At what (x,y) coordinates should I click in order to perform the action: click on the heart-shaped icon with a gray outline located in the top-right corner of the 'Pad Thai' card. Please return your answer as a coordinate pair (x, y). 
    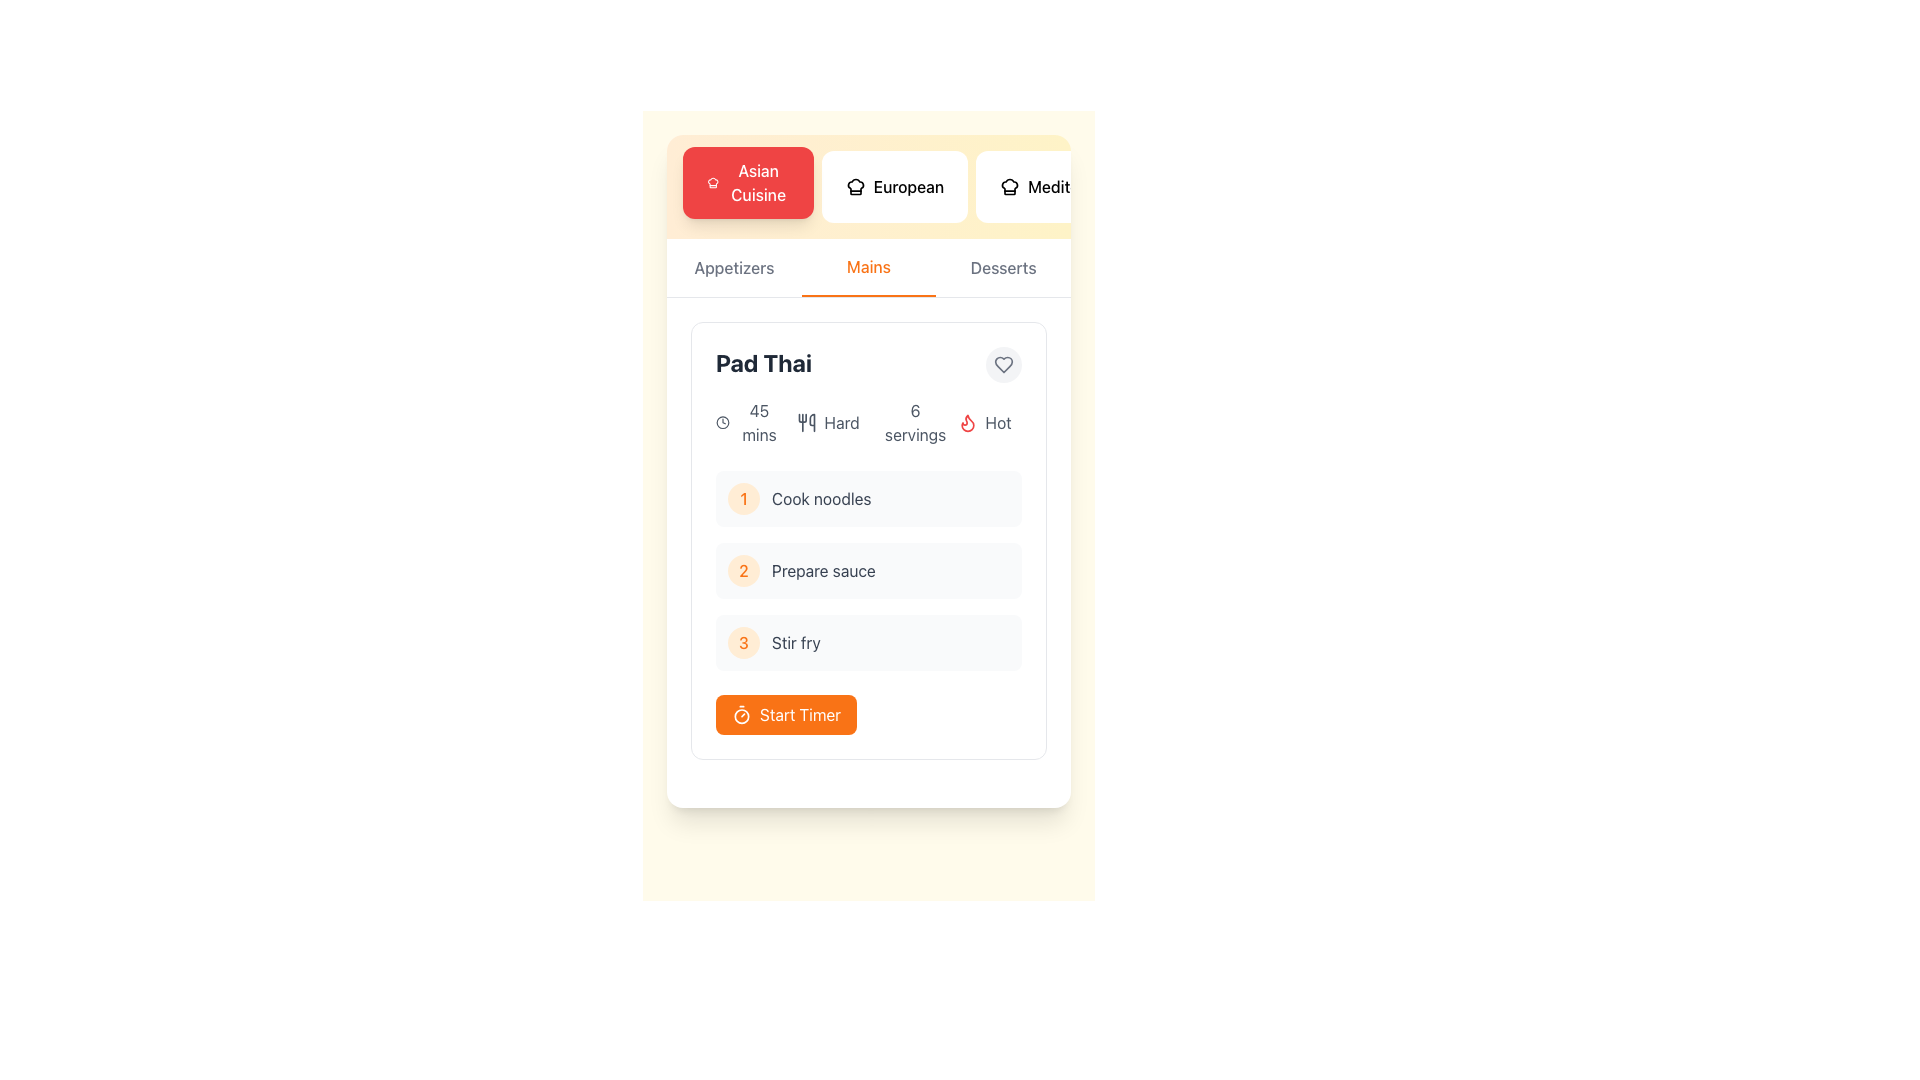
    Looking at the image, I should click on (1003, 365).